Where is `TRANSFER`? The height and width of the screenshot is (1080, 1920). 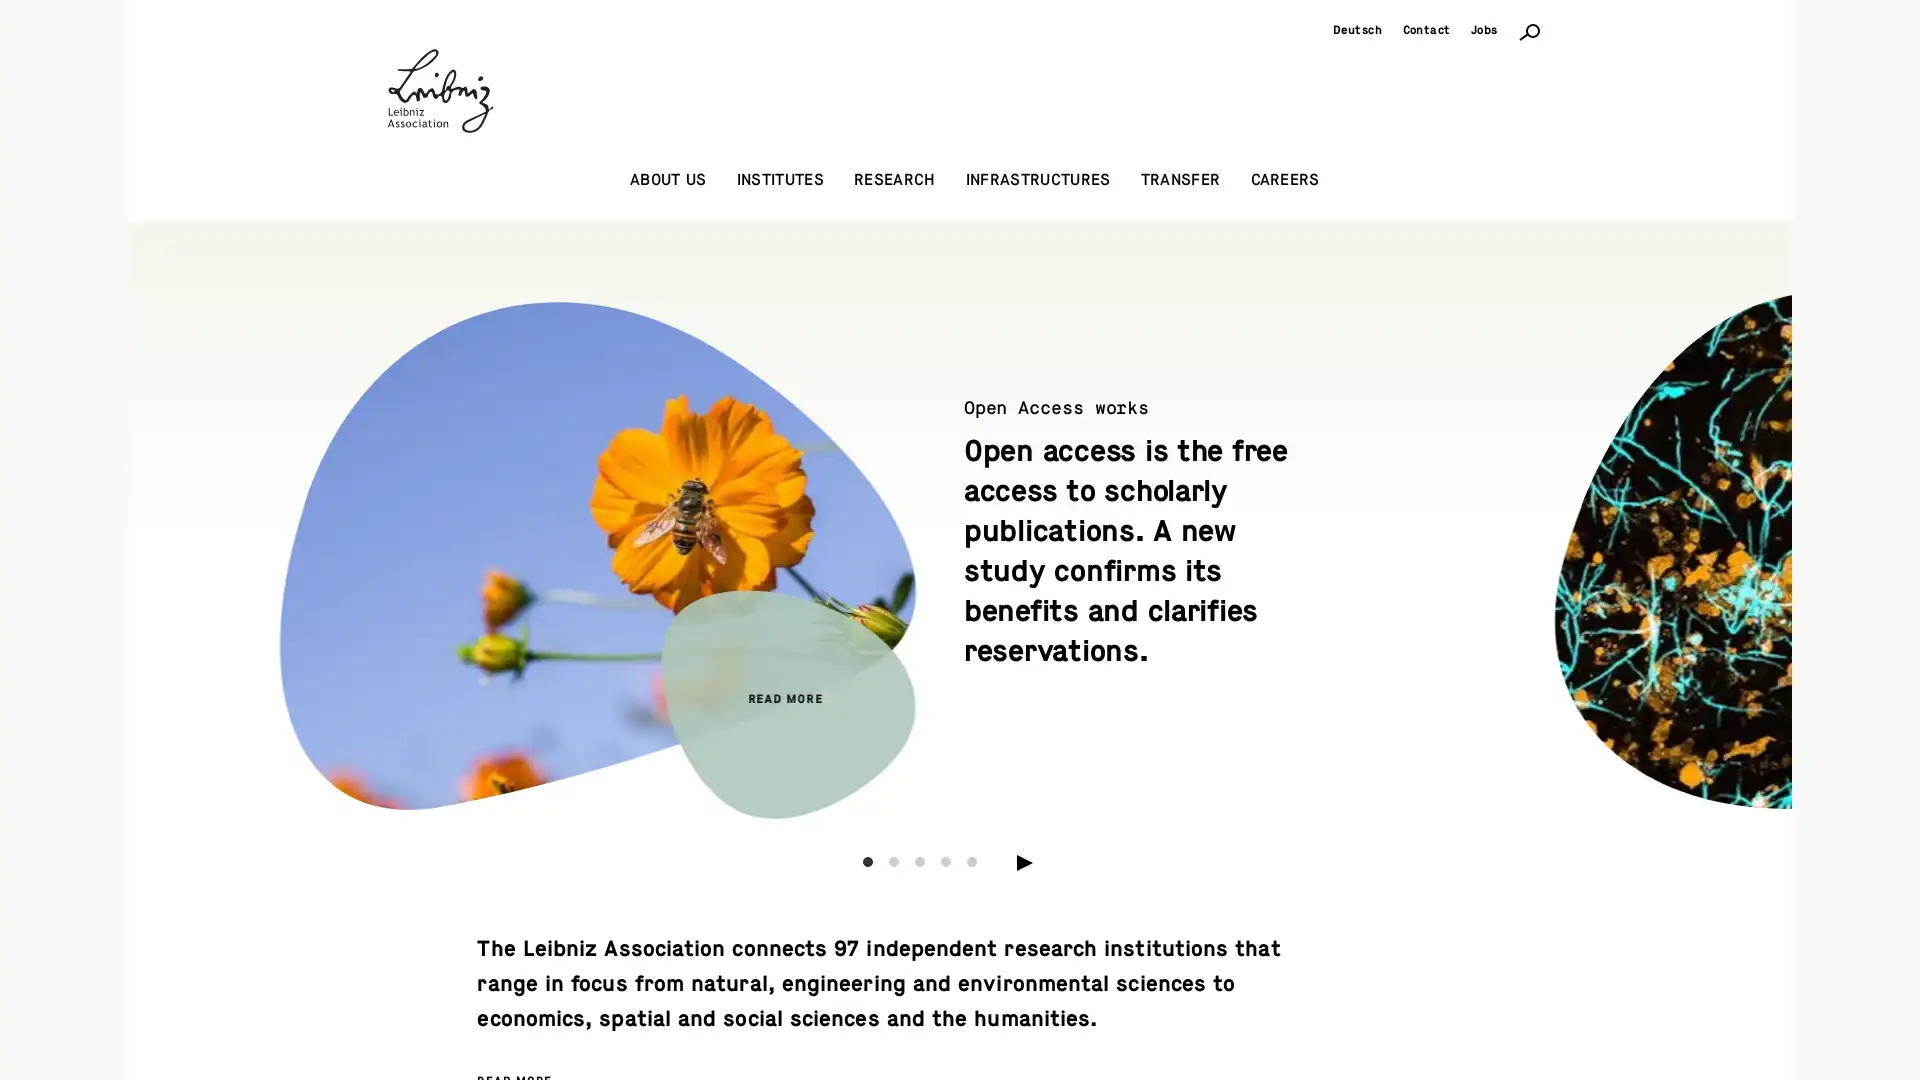
TRANSFER is located at coordinates (1180, 180).